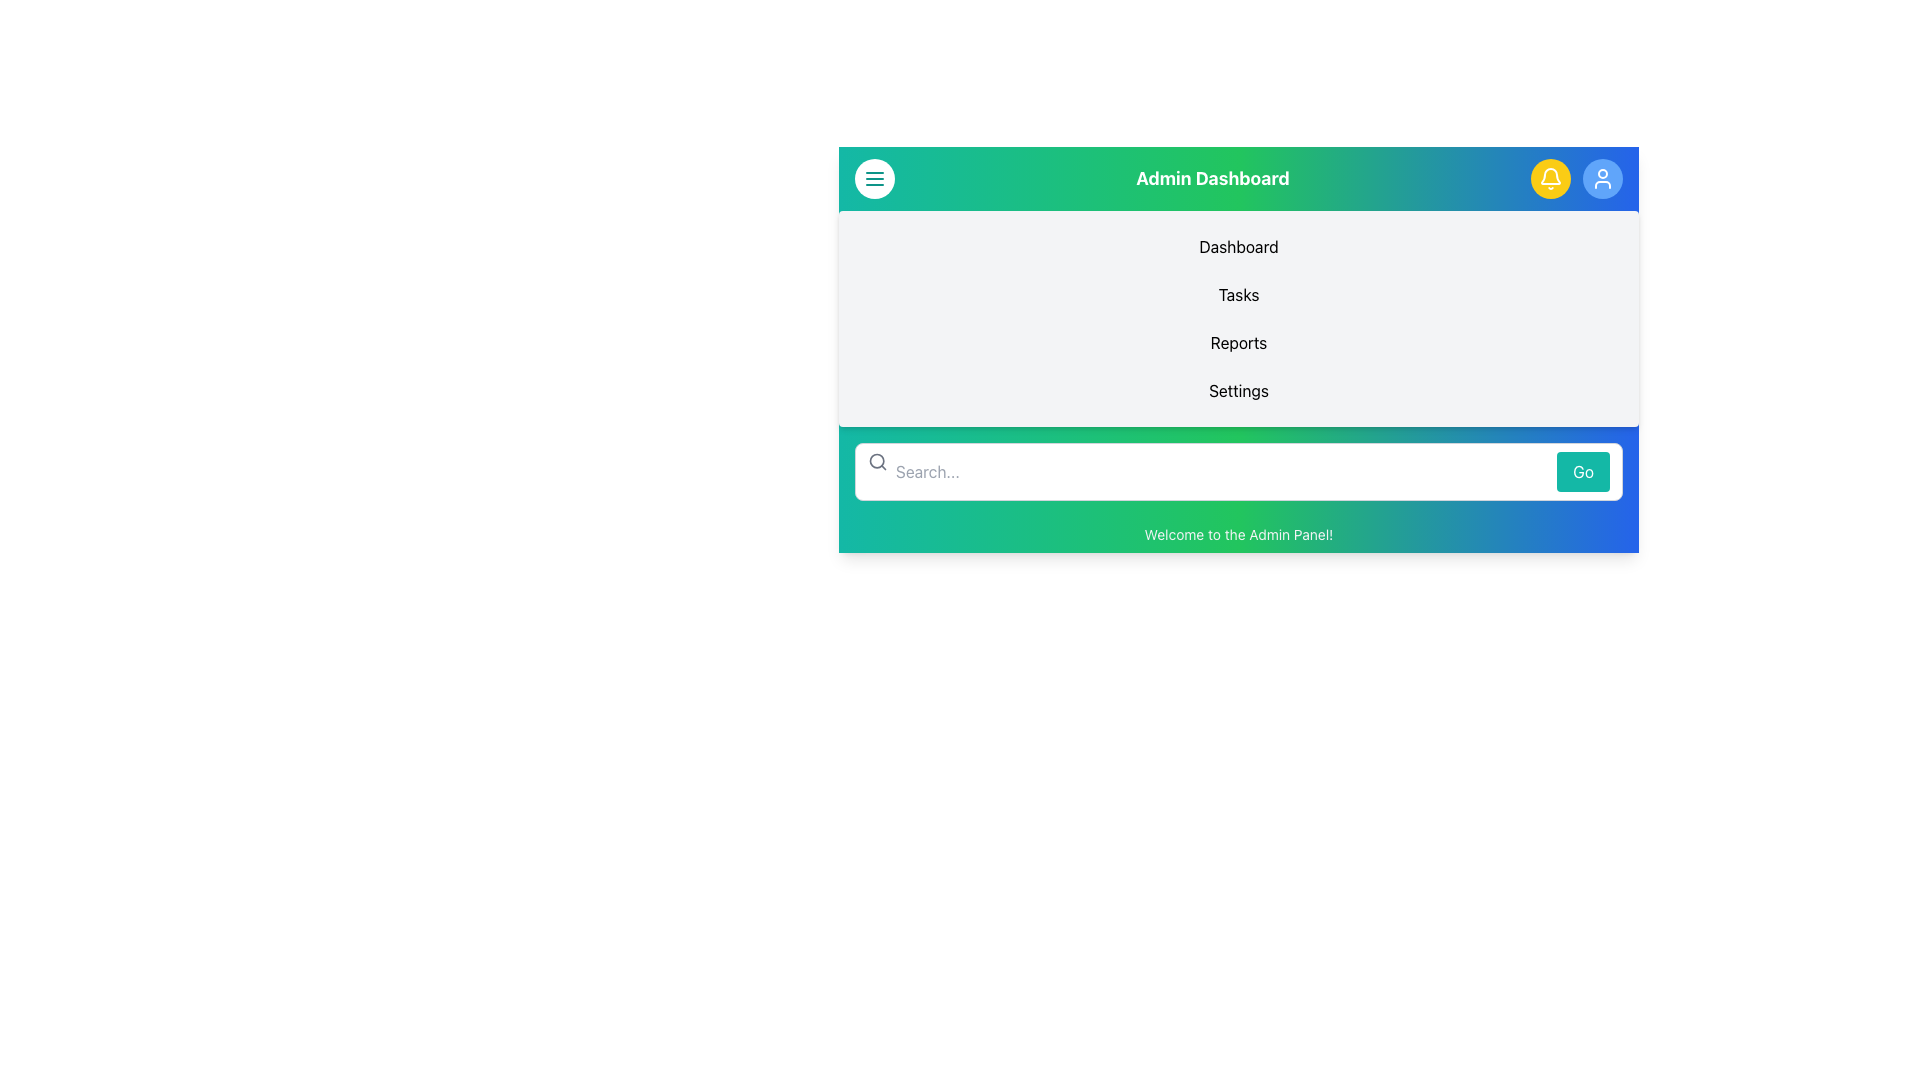 The height and width of the screenshot is (1080, 1920). Describe the element at coordinates (1237, 471) in the screenshot. I see `the search bar located below the items 'Dashboard', 'Tasks', 'Reports', and 'Settings', and above the footer section` at that location.